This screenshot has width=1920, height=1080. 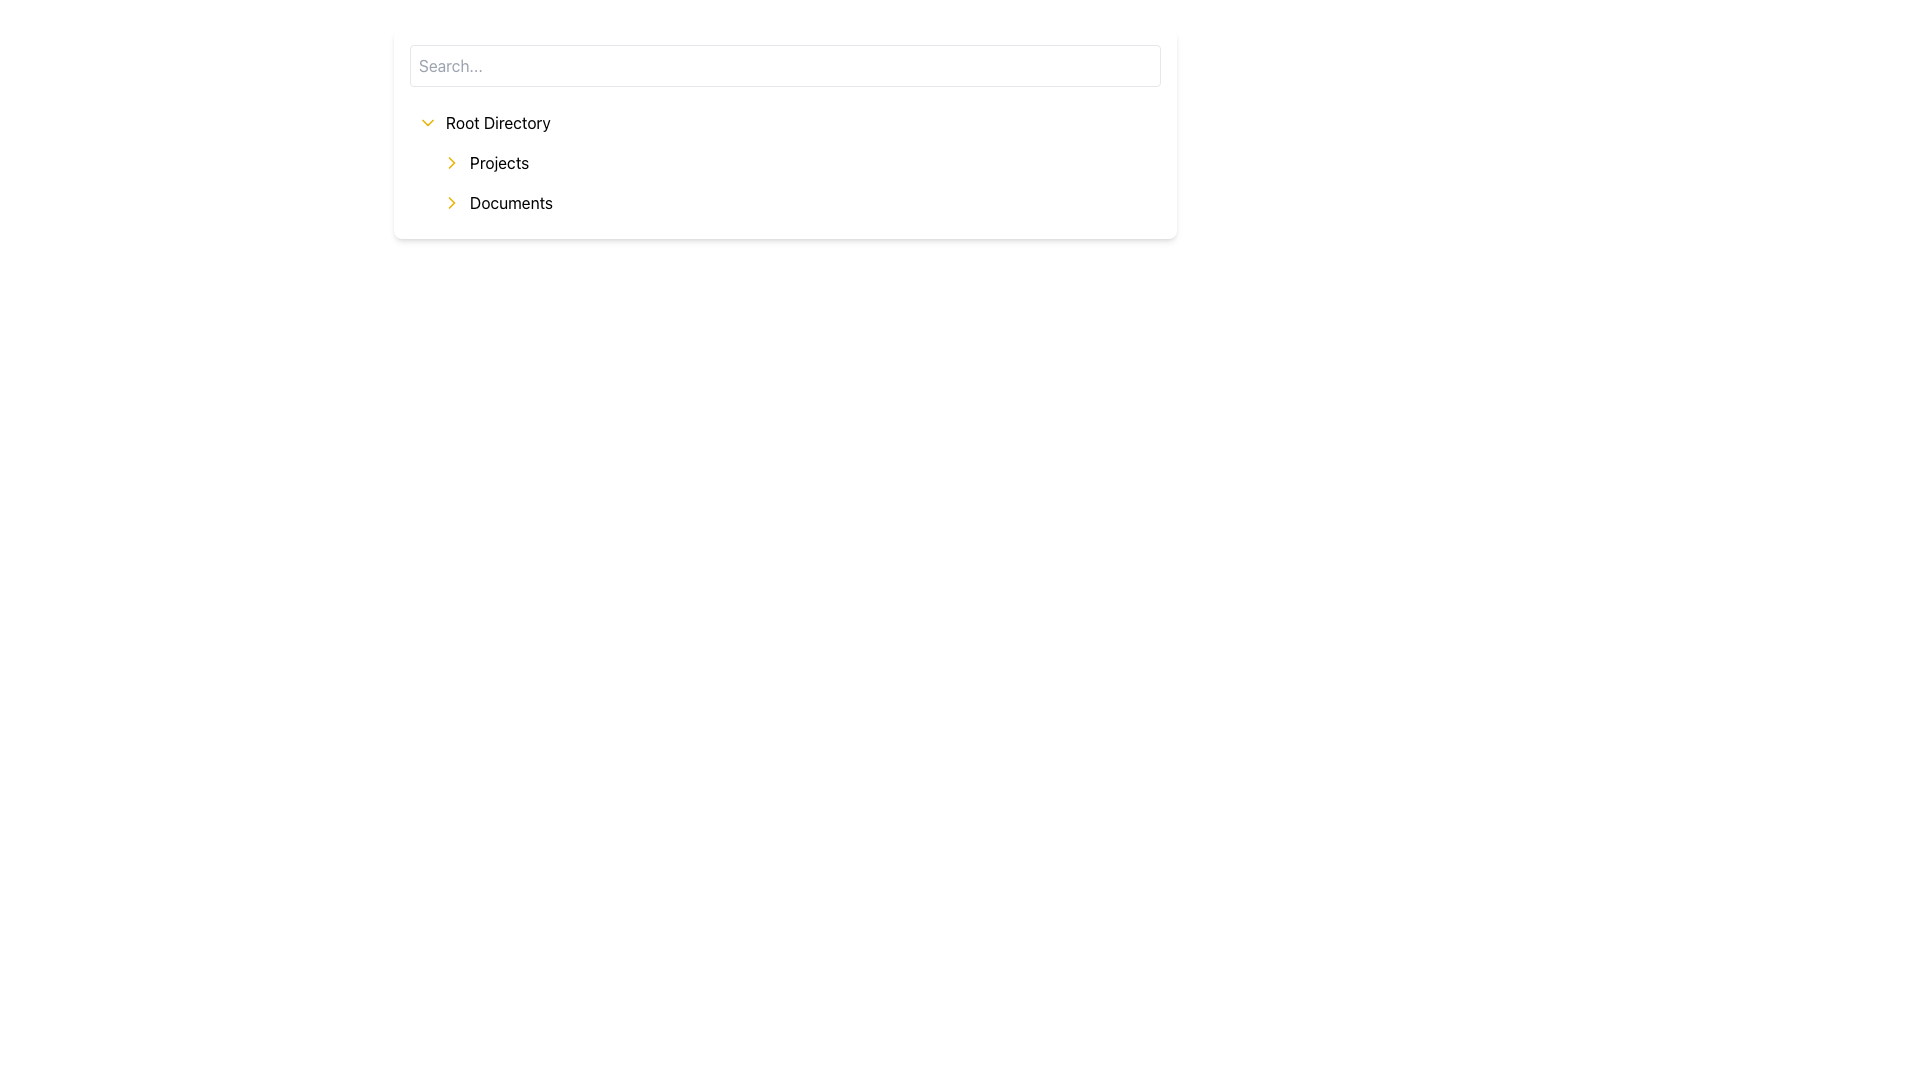 I want to click on the Chevron icon located within the 'Projects' menu item, which serves as an indicator for expanding or collapsing the subsection, so click(x=450, y=161).